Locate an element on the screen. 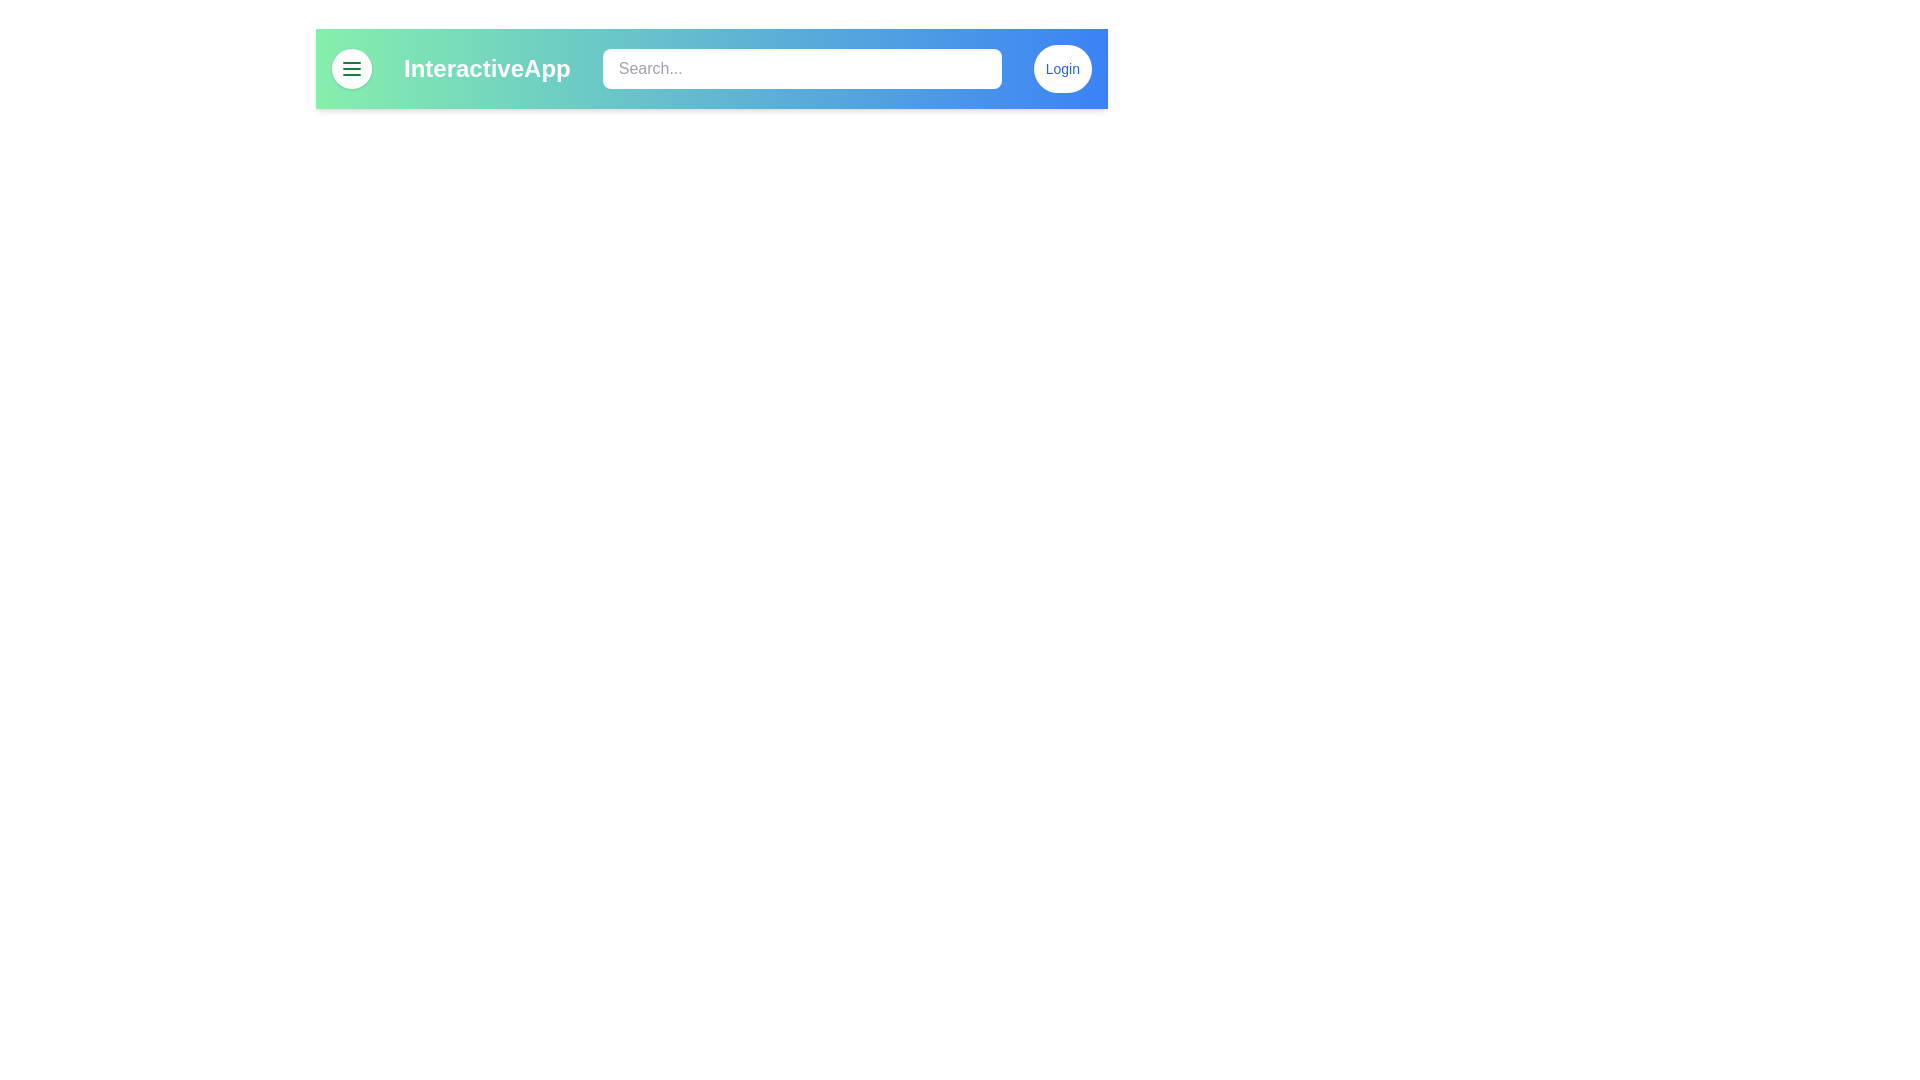 The image size is (1920, 1080). menu button to toggle the menu visibility is located at coordinates (351, 68).